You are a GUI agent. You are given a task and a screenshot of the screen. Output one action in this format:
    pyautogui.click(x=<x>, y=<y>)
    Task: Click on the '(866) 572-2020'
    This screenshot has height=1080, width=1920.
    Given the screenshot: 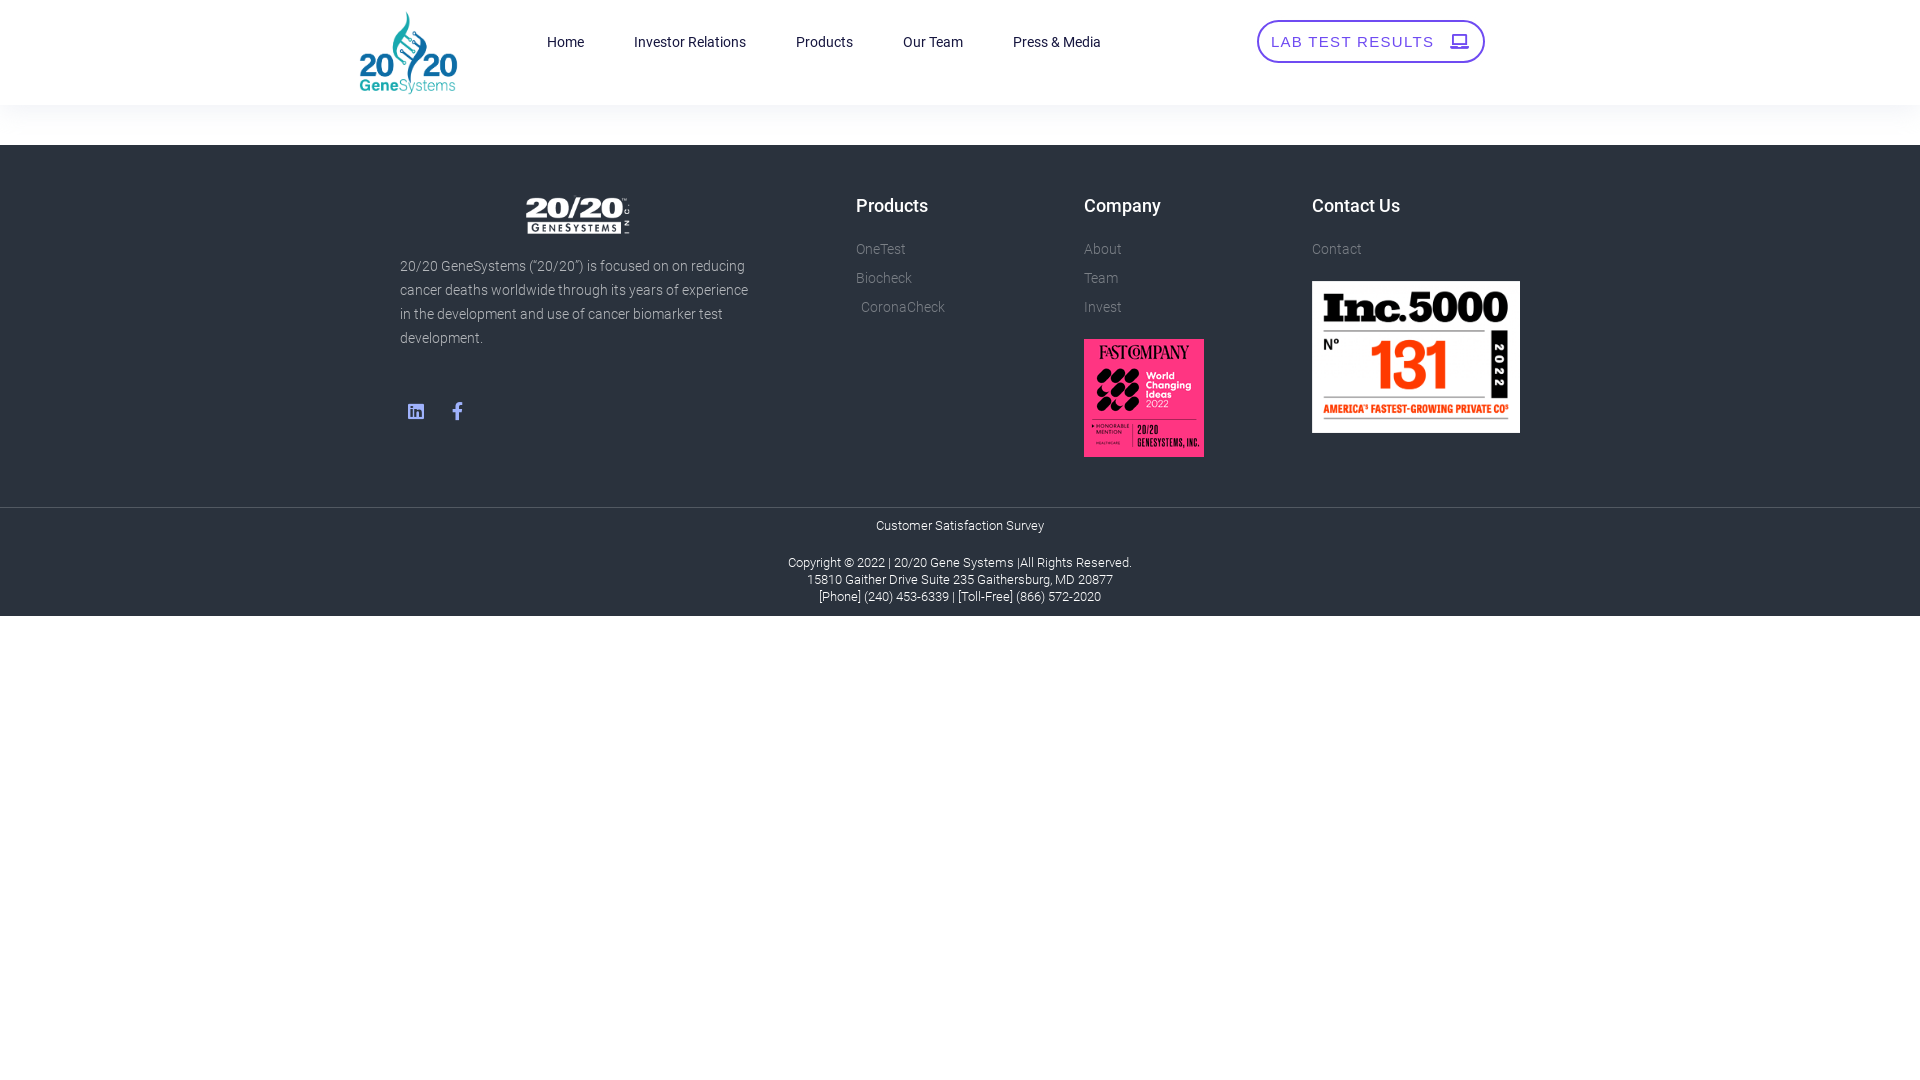 What is the action you would take?
    pyautogui.click(x=1057, y=595)
    